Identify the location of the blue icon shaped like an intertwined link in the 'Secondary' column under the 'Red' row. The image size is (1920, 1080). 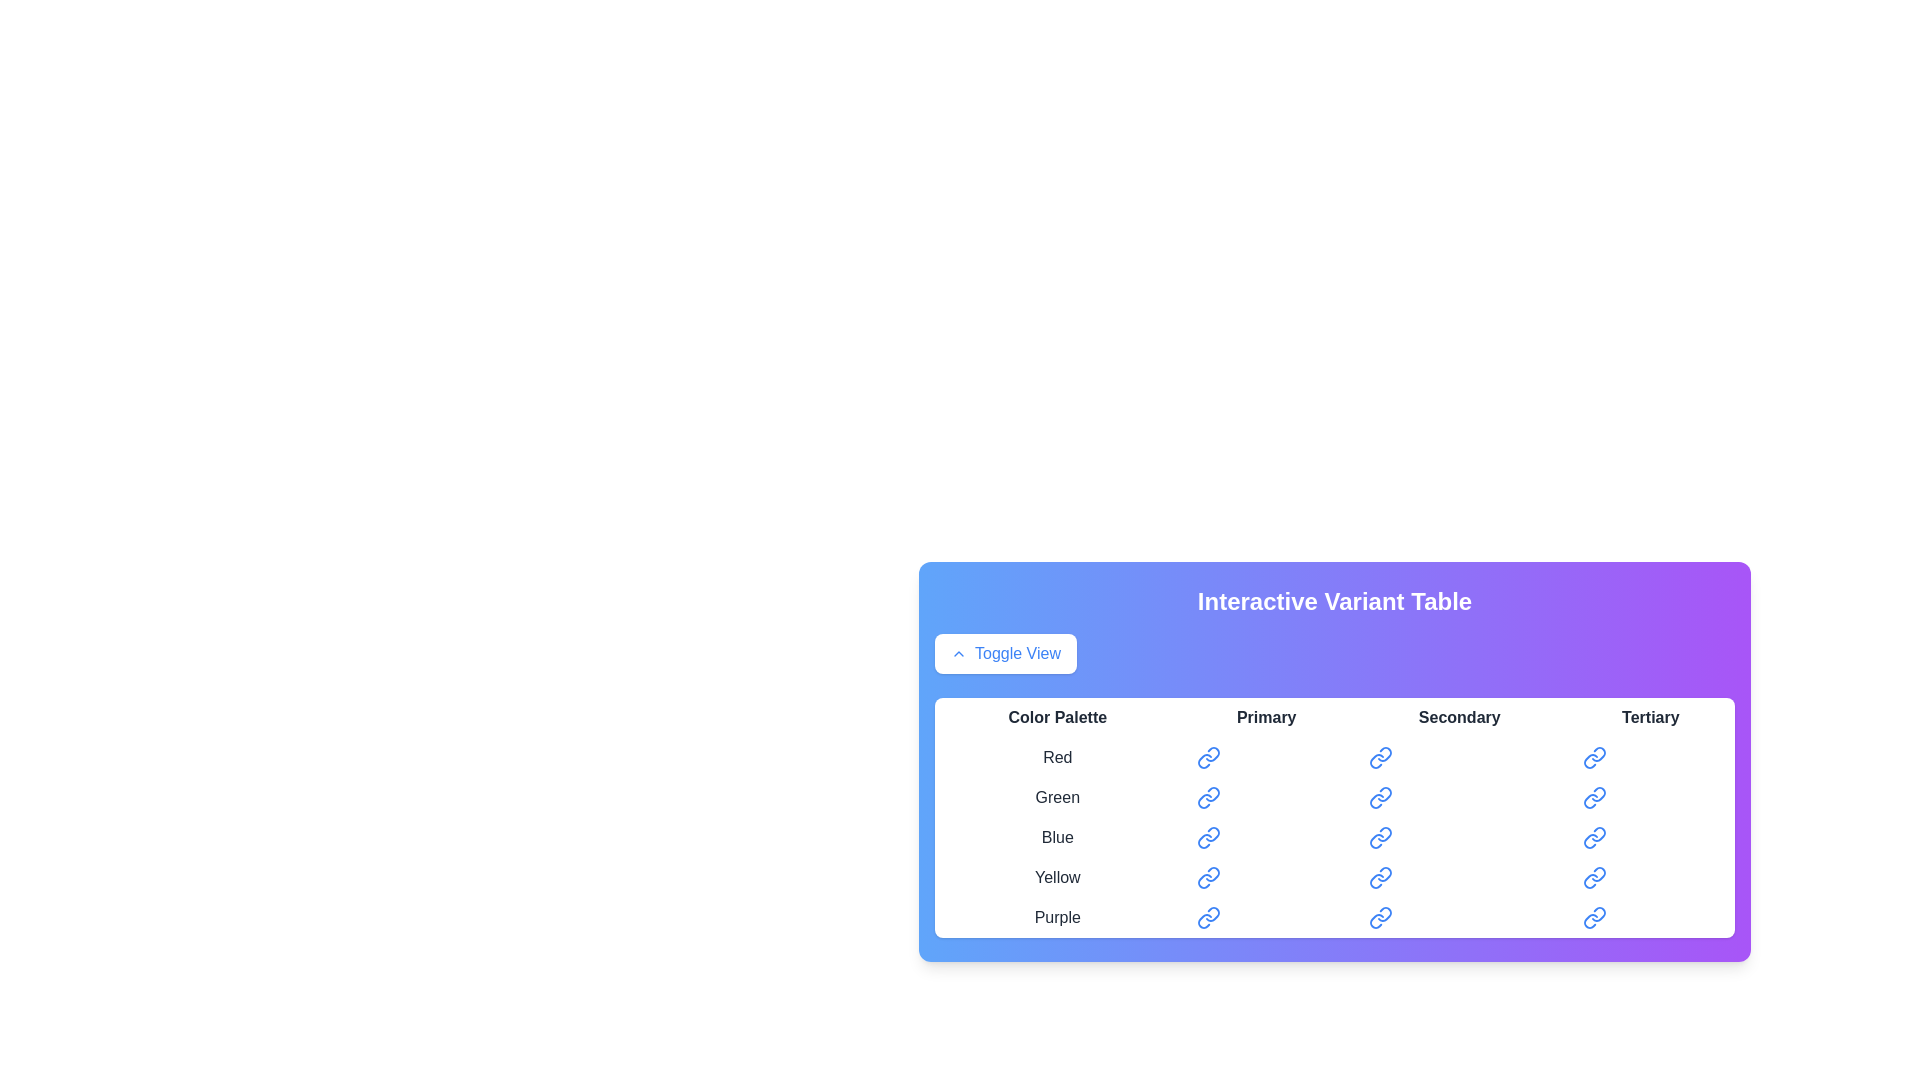
(1383, 754).